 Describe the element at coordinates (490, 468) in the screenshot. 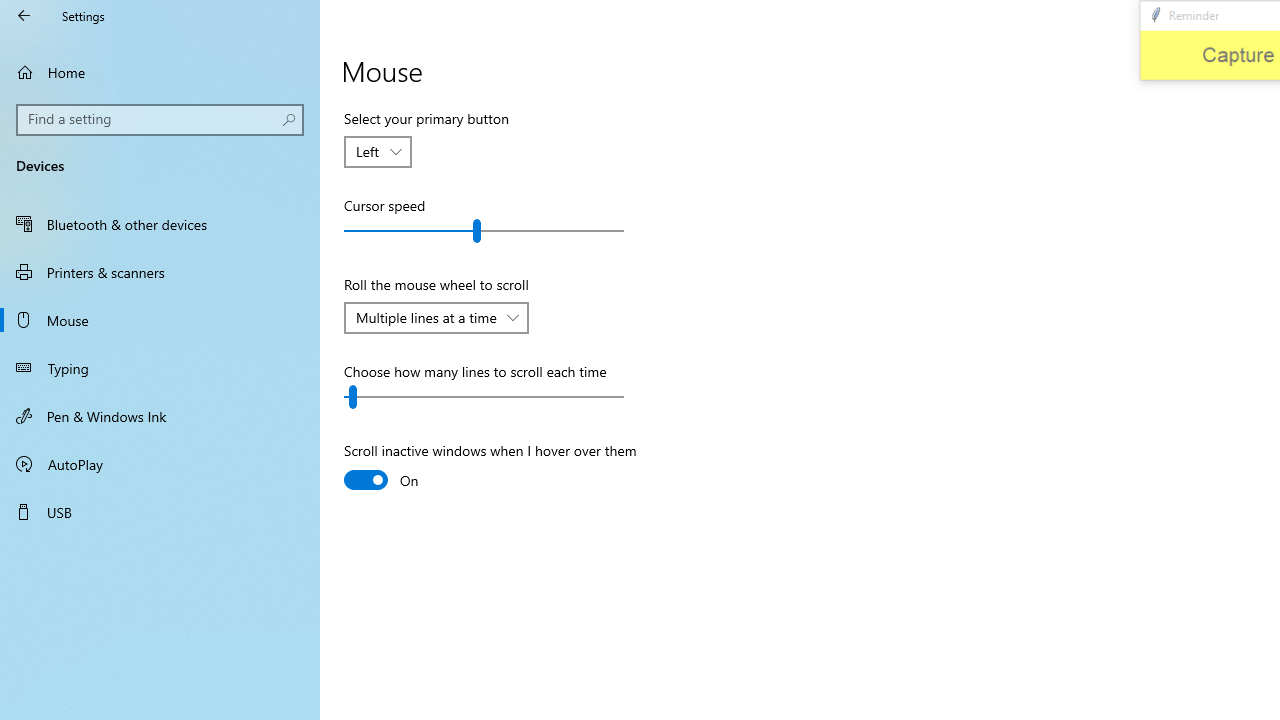

I see `'Scroll inactive windows when I hover over them'` at that location.